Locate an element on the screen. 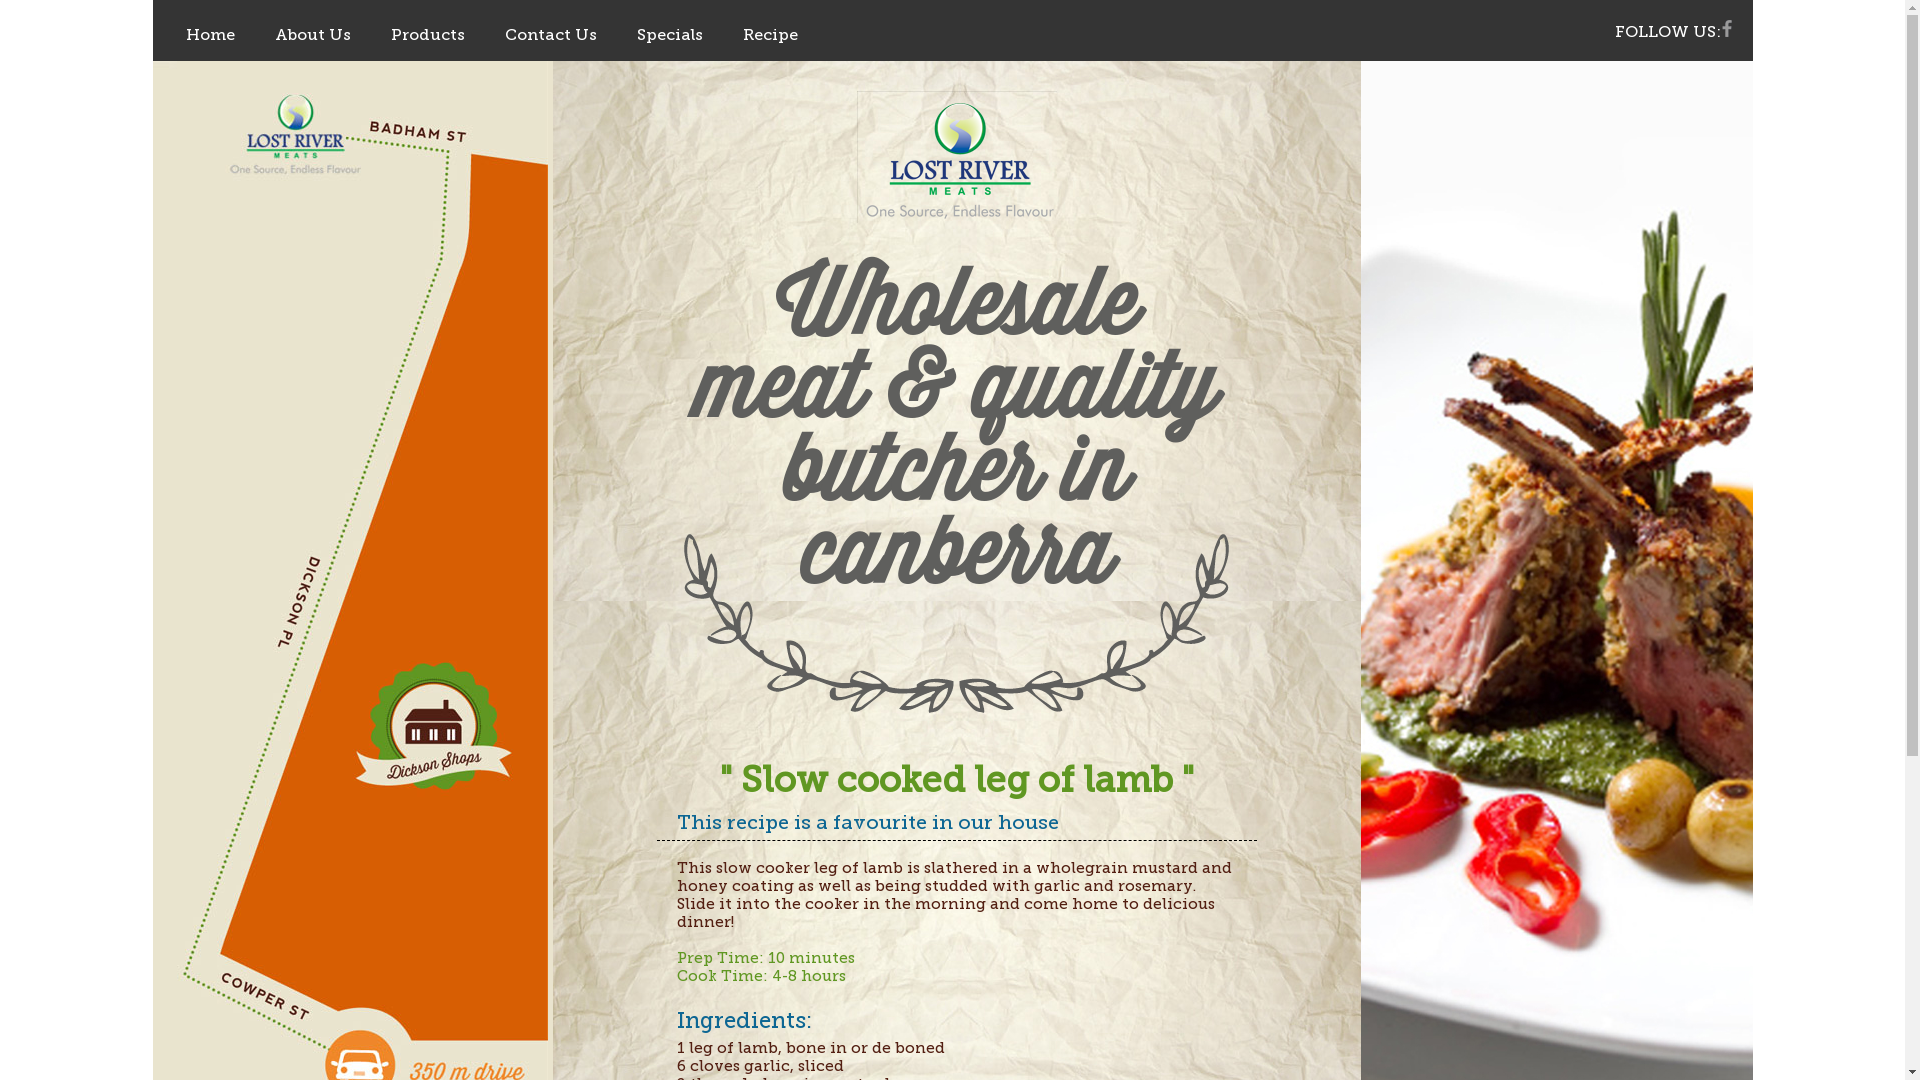  'Recipe' is located at coordinates (741, 34).